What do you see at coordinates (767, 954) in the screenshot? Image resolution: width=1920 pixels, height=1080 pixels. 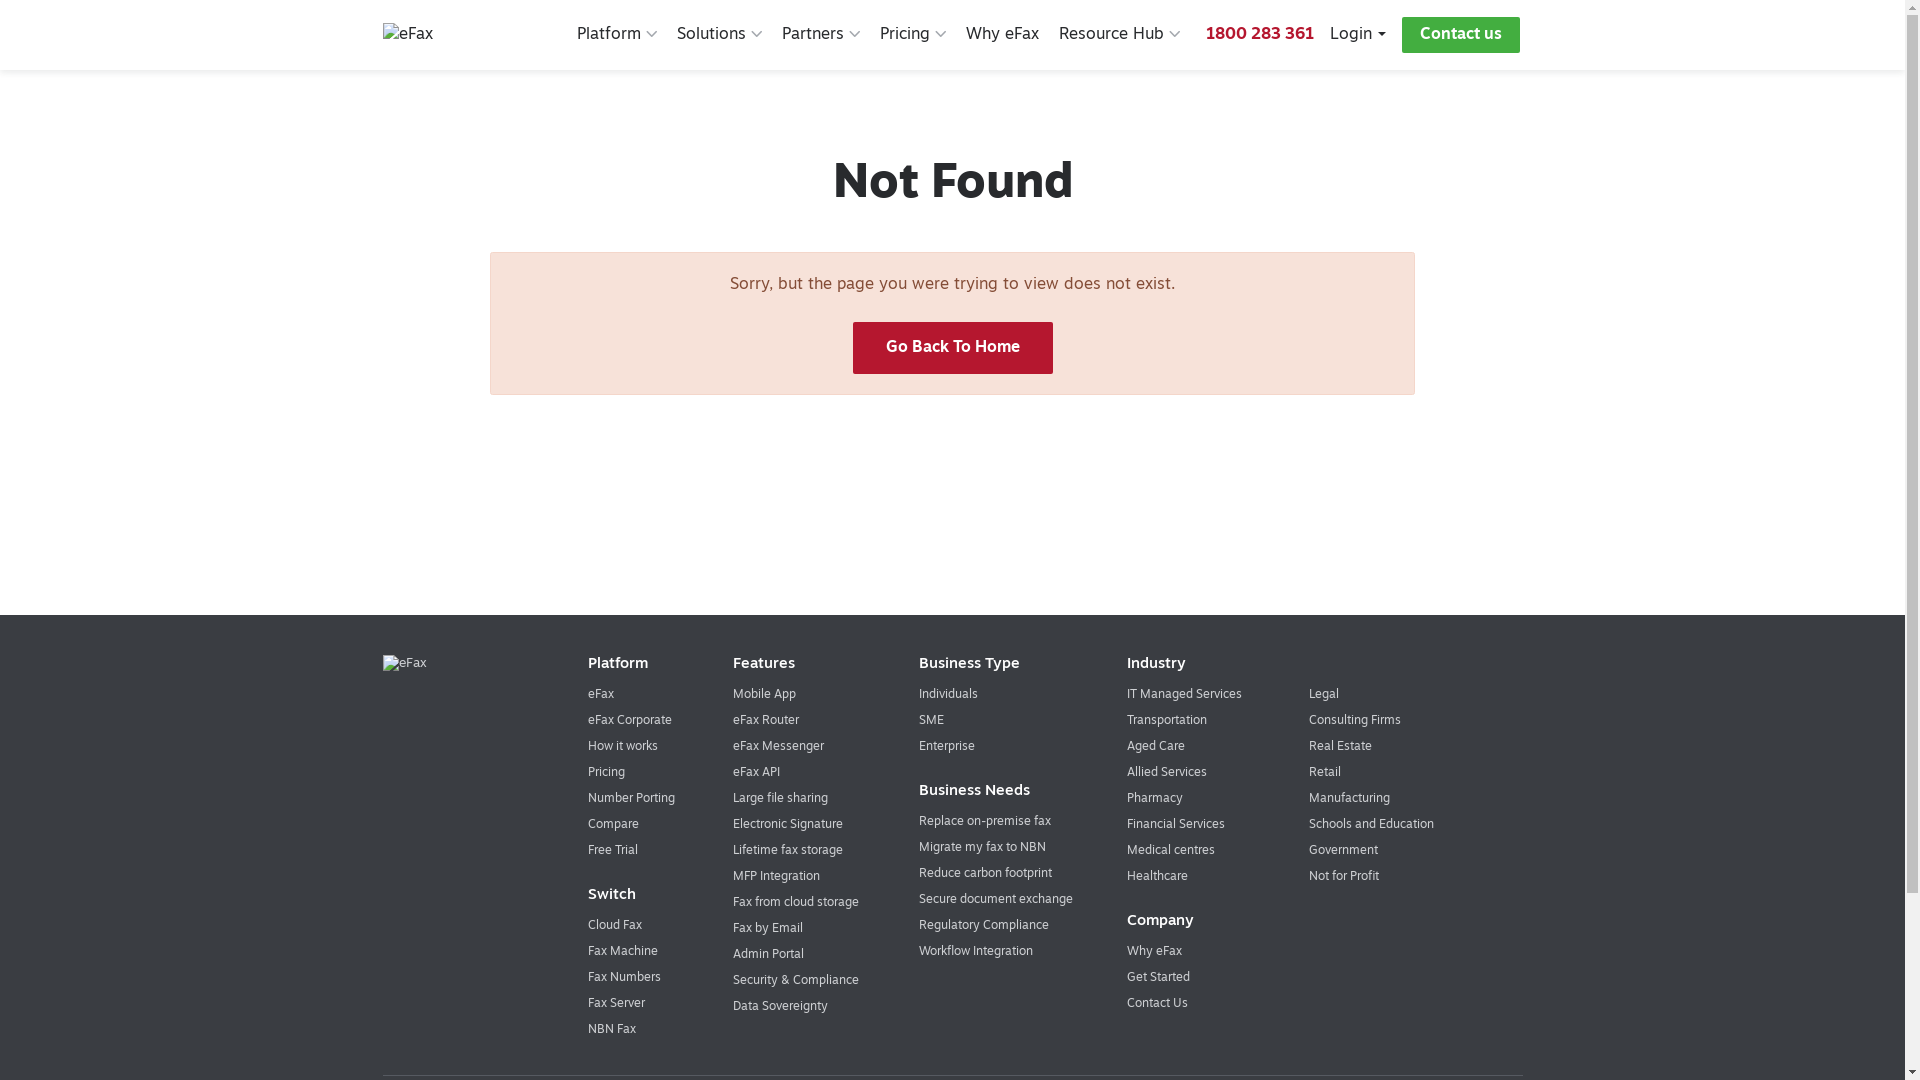 I see `'Admin Portal'` at bounding box center [767, 954].